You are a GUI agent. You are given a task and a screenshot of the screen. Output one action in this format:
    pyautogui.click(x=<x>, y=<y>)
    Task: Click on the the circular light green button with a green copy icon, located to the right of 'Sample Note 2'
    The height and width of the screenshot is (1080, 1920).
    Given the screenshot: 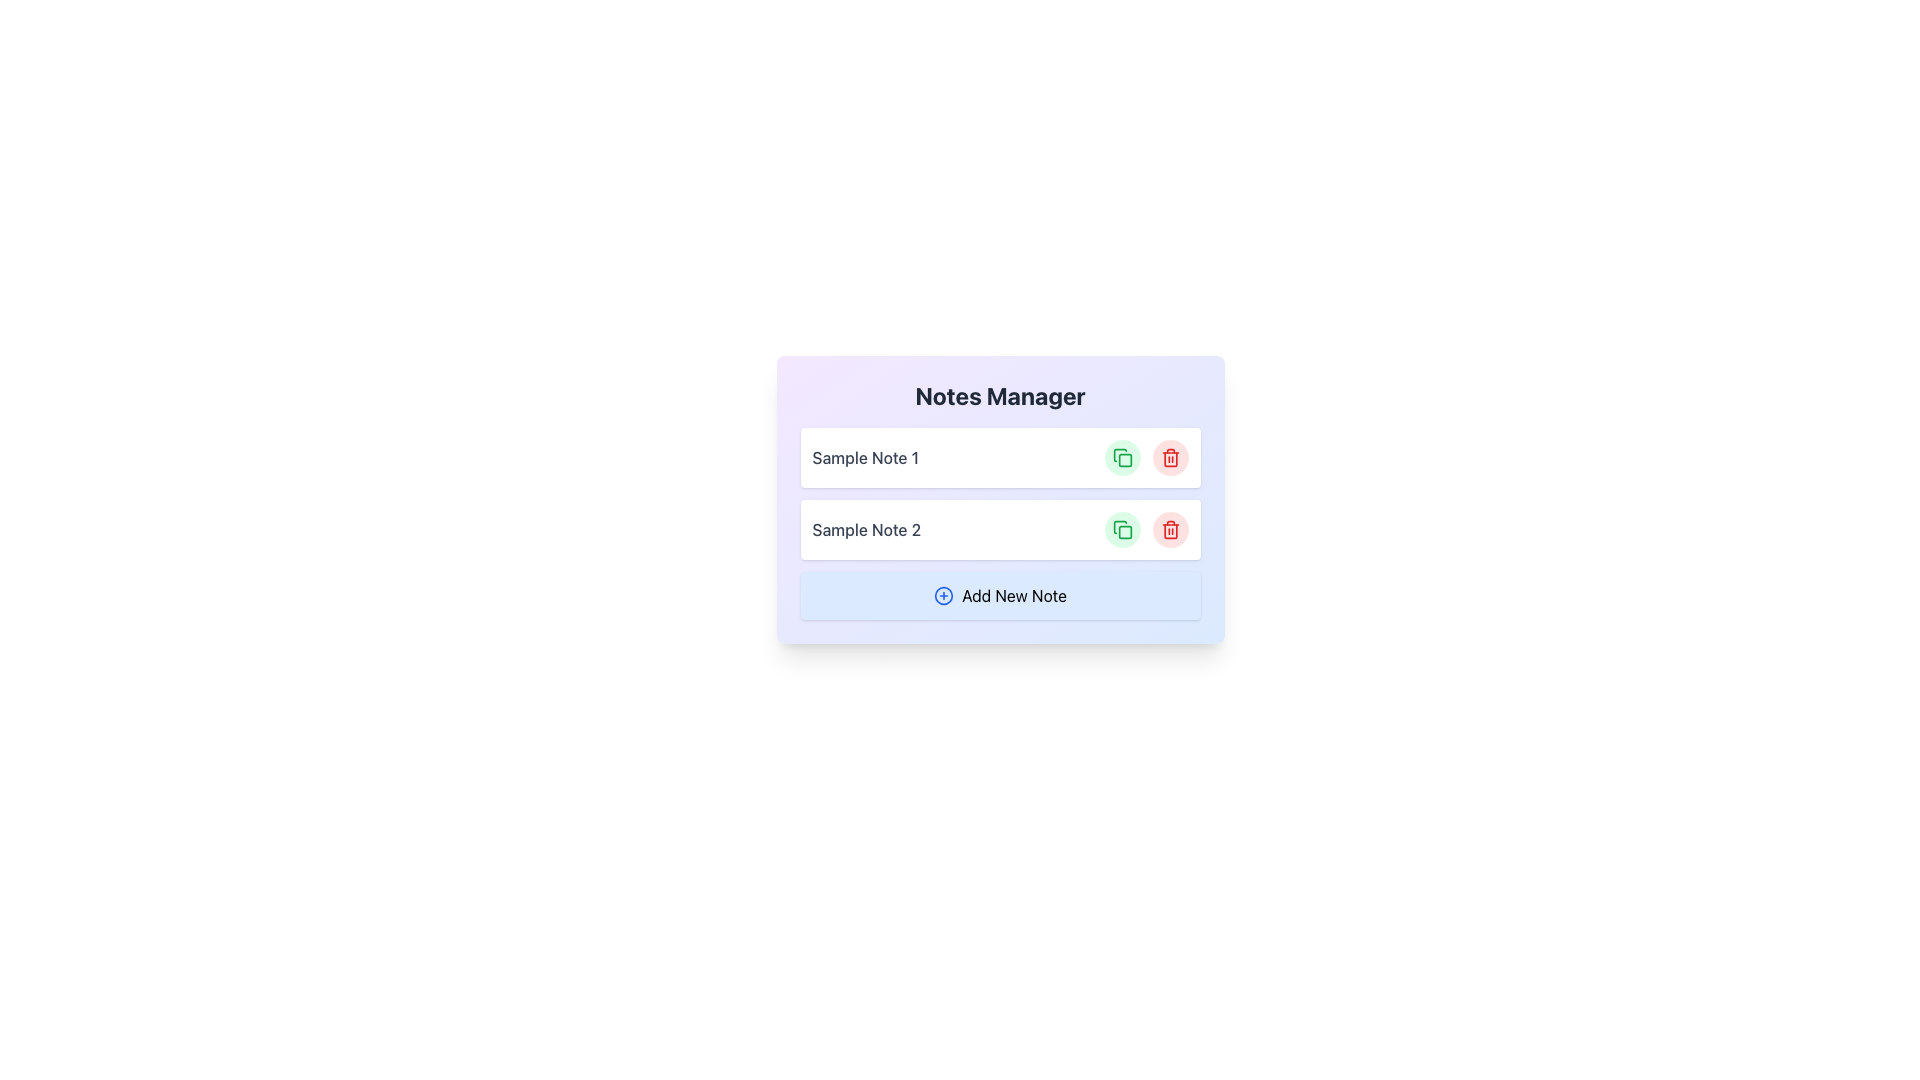 What is the action you would take?
    pyautogui.click(x=1122, y=528)
    